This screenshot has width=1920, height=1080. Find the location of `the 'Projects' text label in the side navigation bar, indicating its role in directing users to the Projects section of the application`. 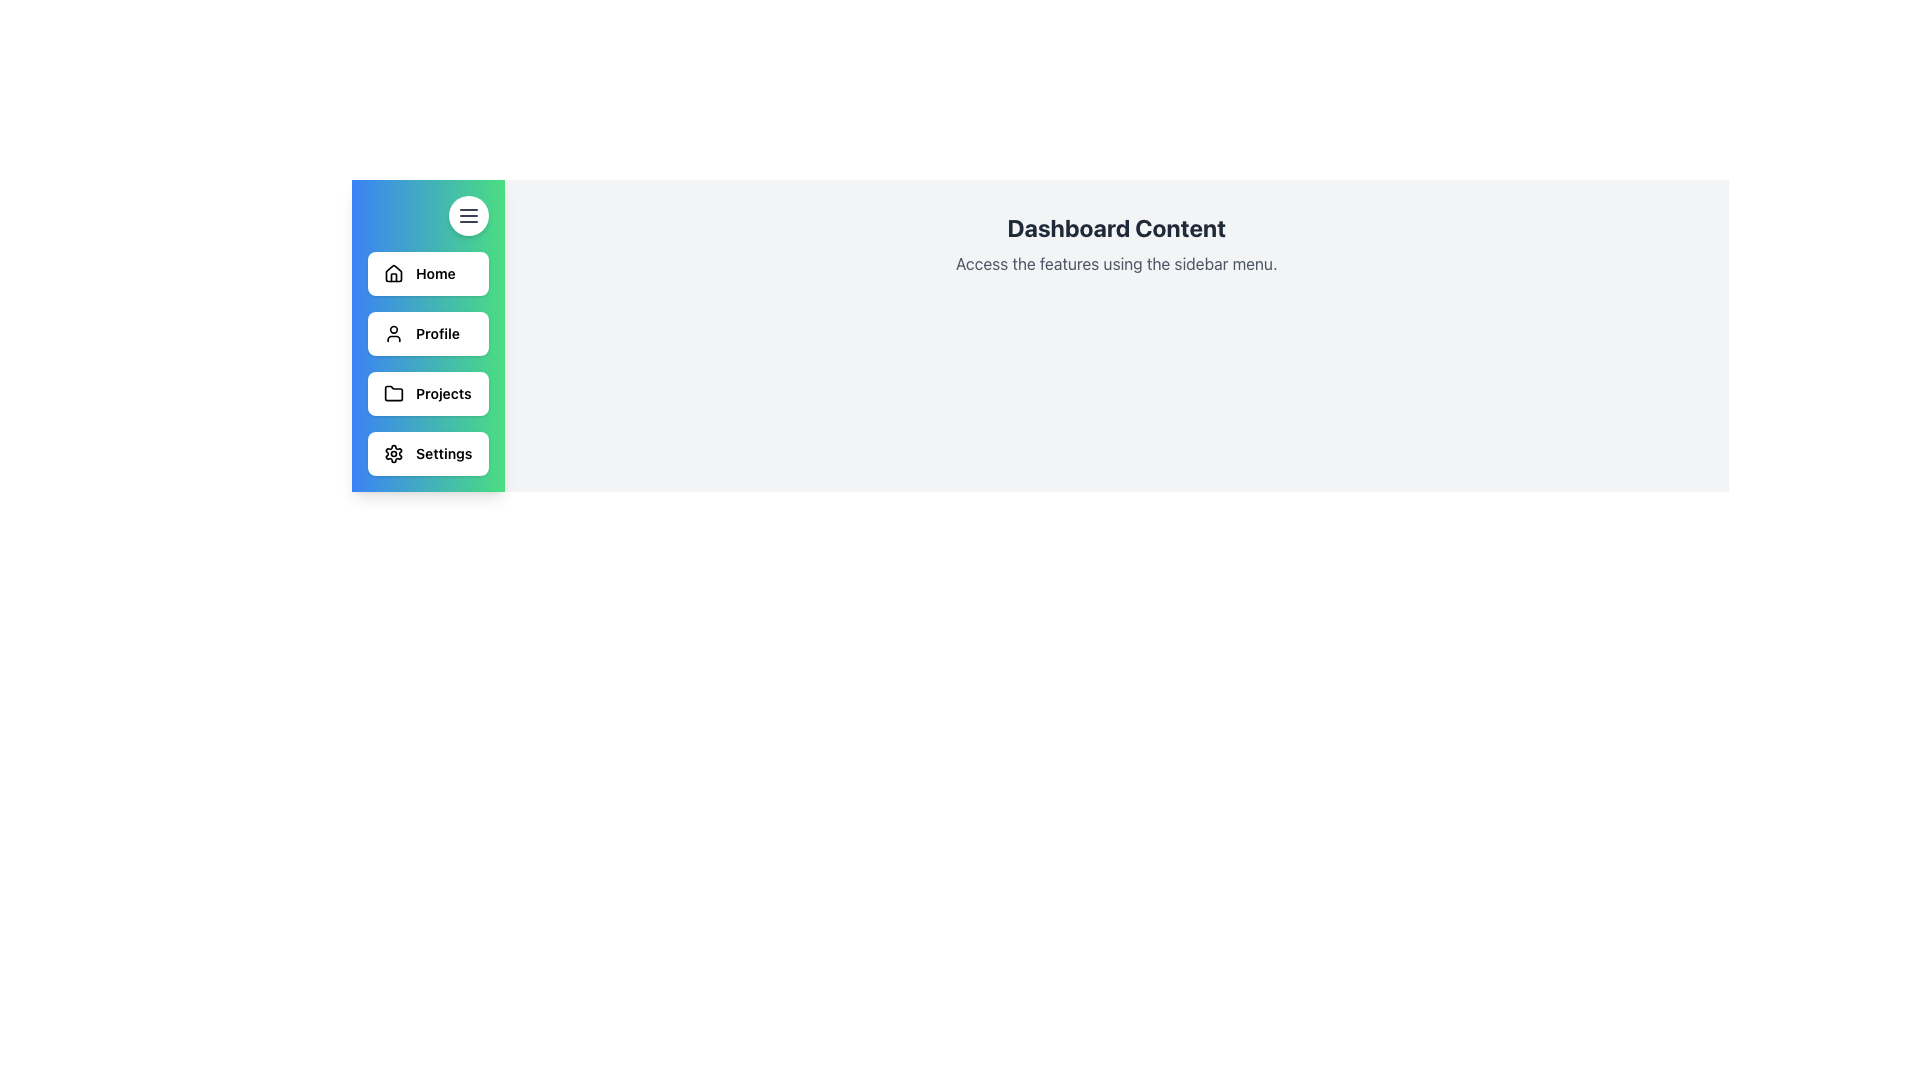

the 'Projects' text label in the side navigation bar, indicating its role in directing users to the Projects section of the application is located at coordinates (442, 393).